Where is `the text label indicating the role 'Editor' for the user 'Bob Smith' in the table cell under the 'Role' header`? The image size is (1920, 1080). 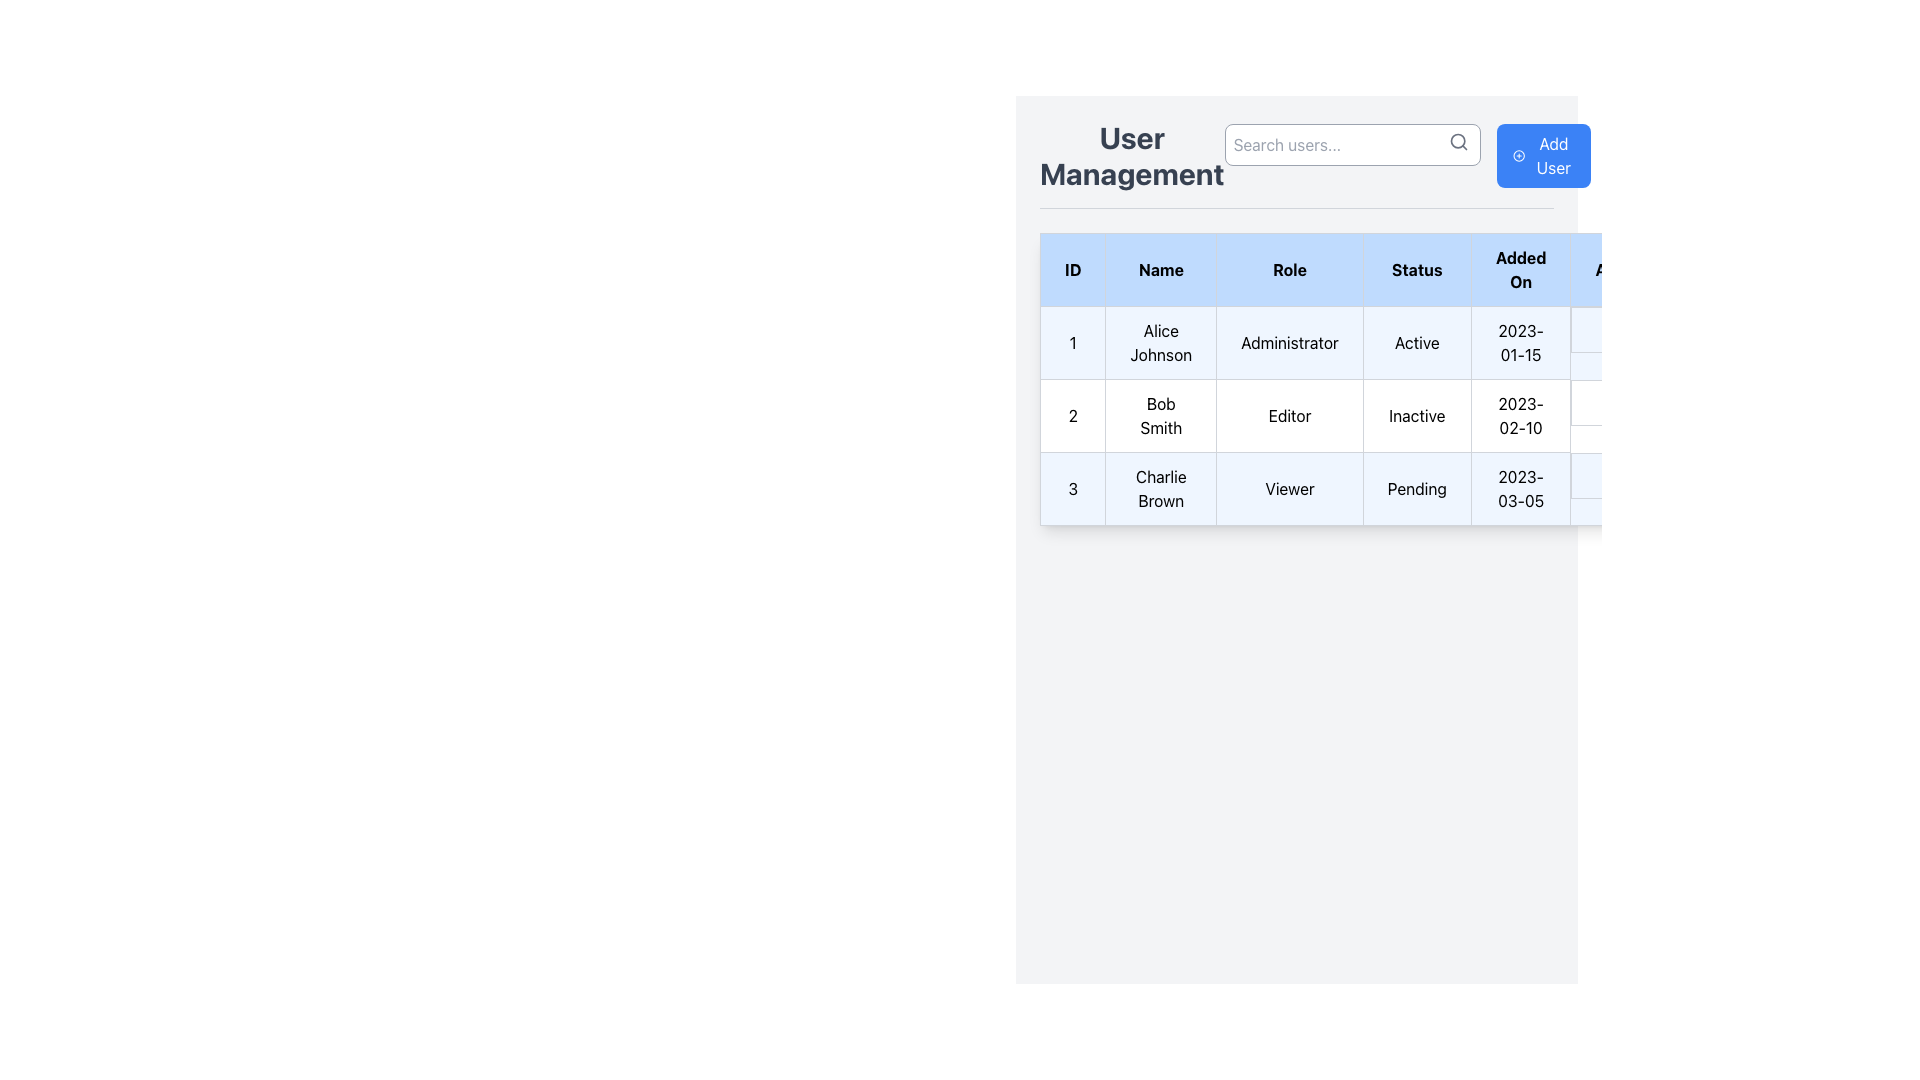
the text label indicating the role 'Editor' for the user 'Bob Smith' in the table cell under the 'Role' header is located at coordinates (1290, 415).